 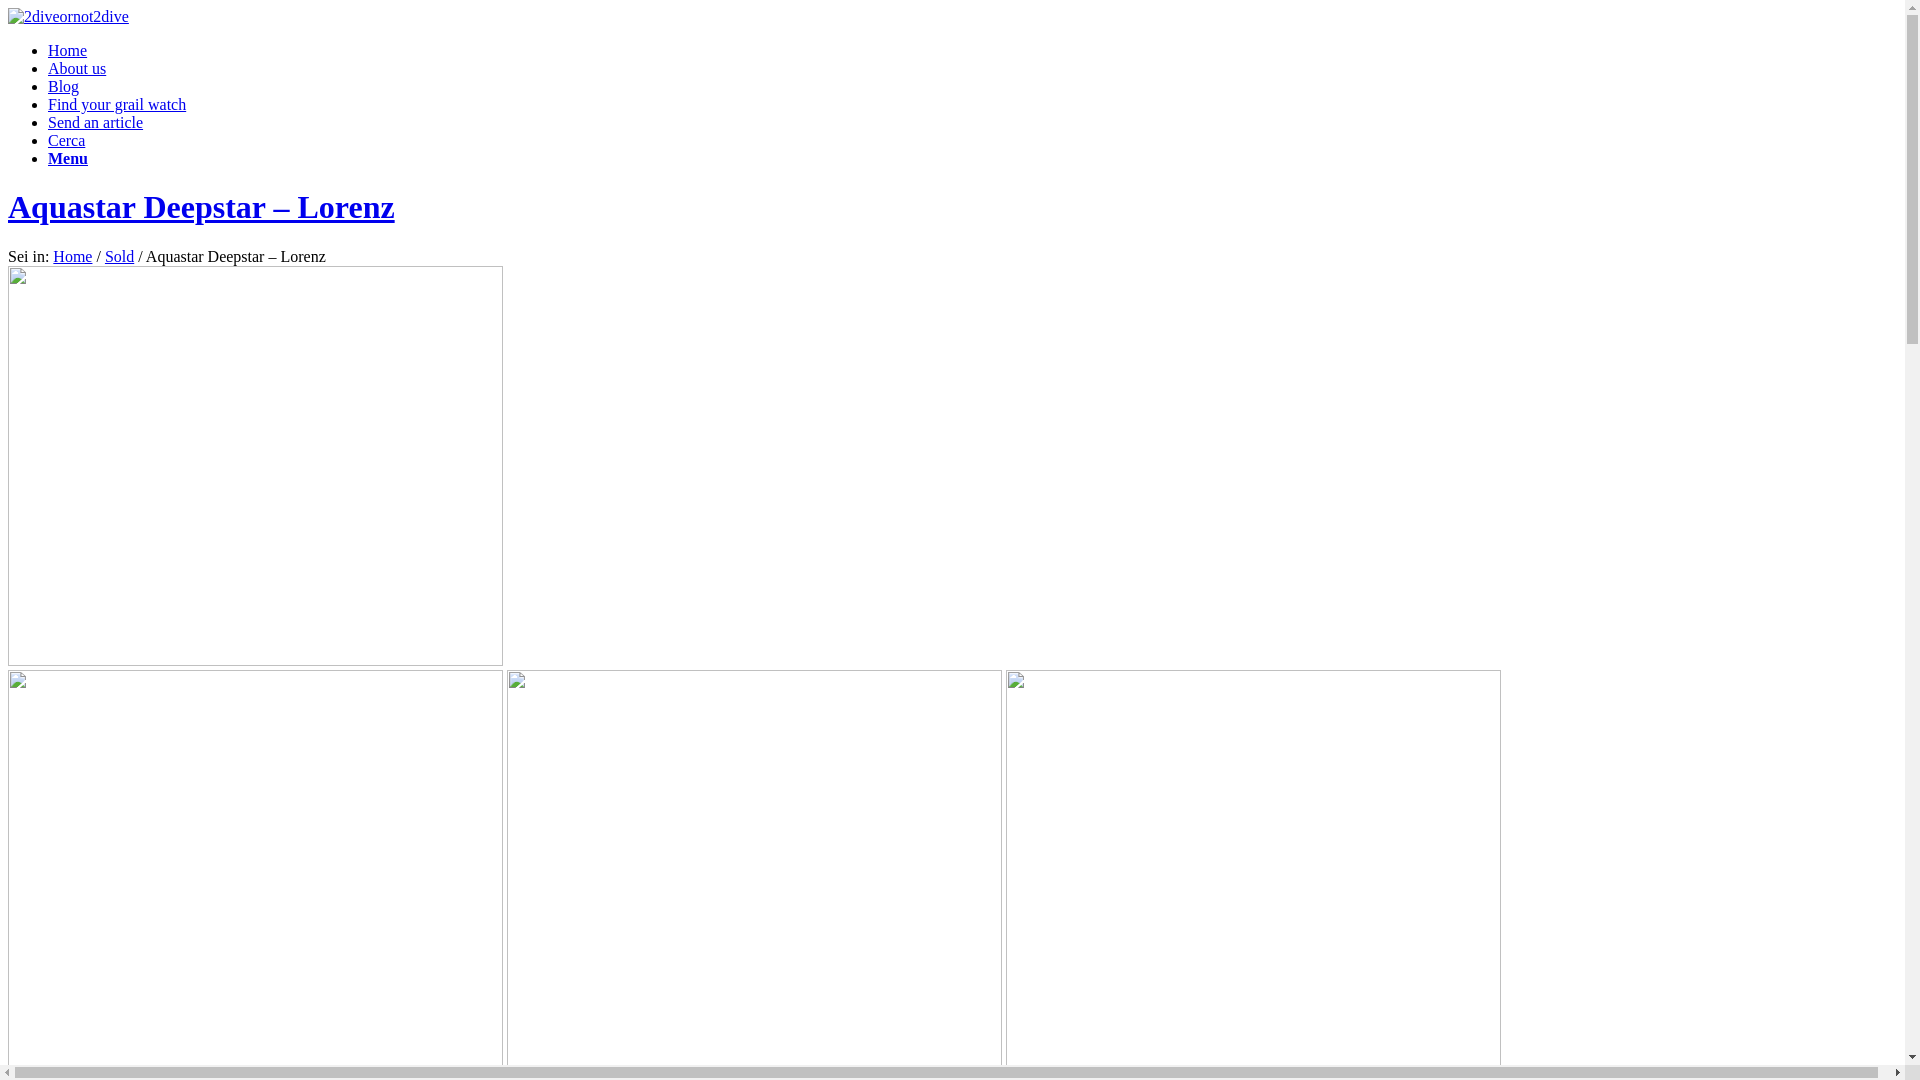 What do you see at coordinates (507, 869) in the screenshot?
I see `'20190625_150037'` at bounding box center [507, 869].